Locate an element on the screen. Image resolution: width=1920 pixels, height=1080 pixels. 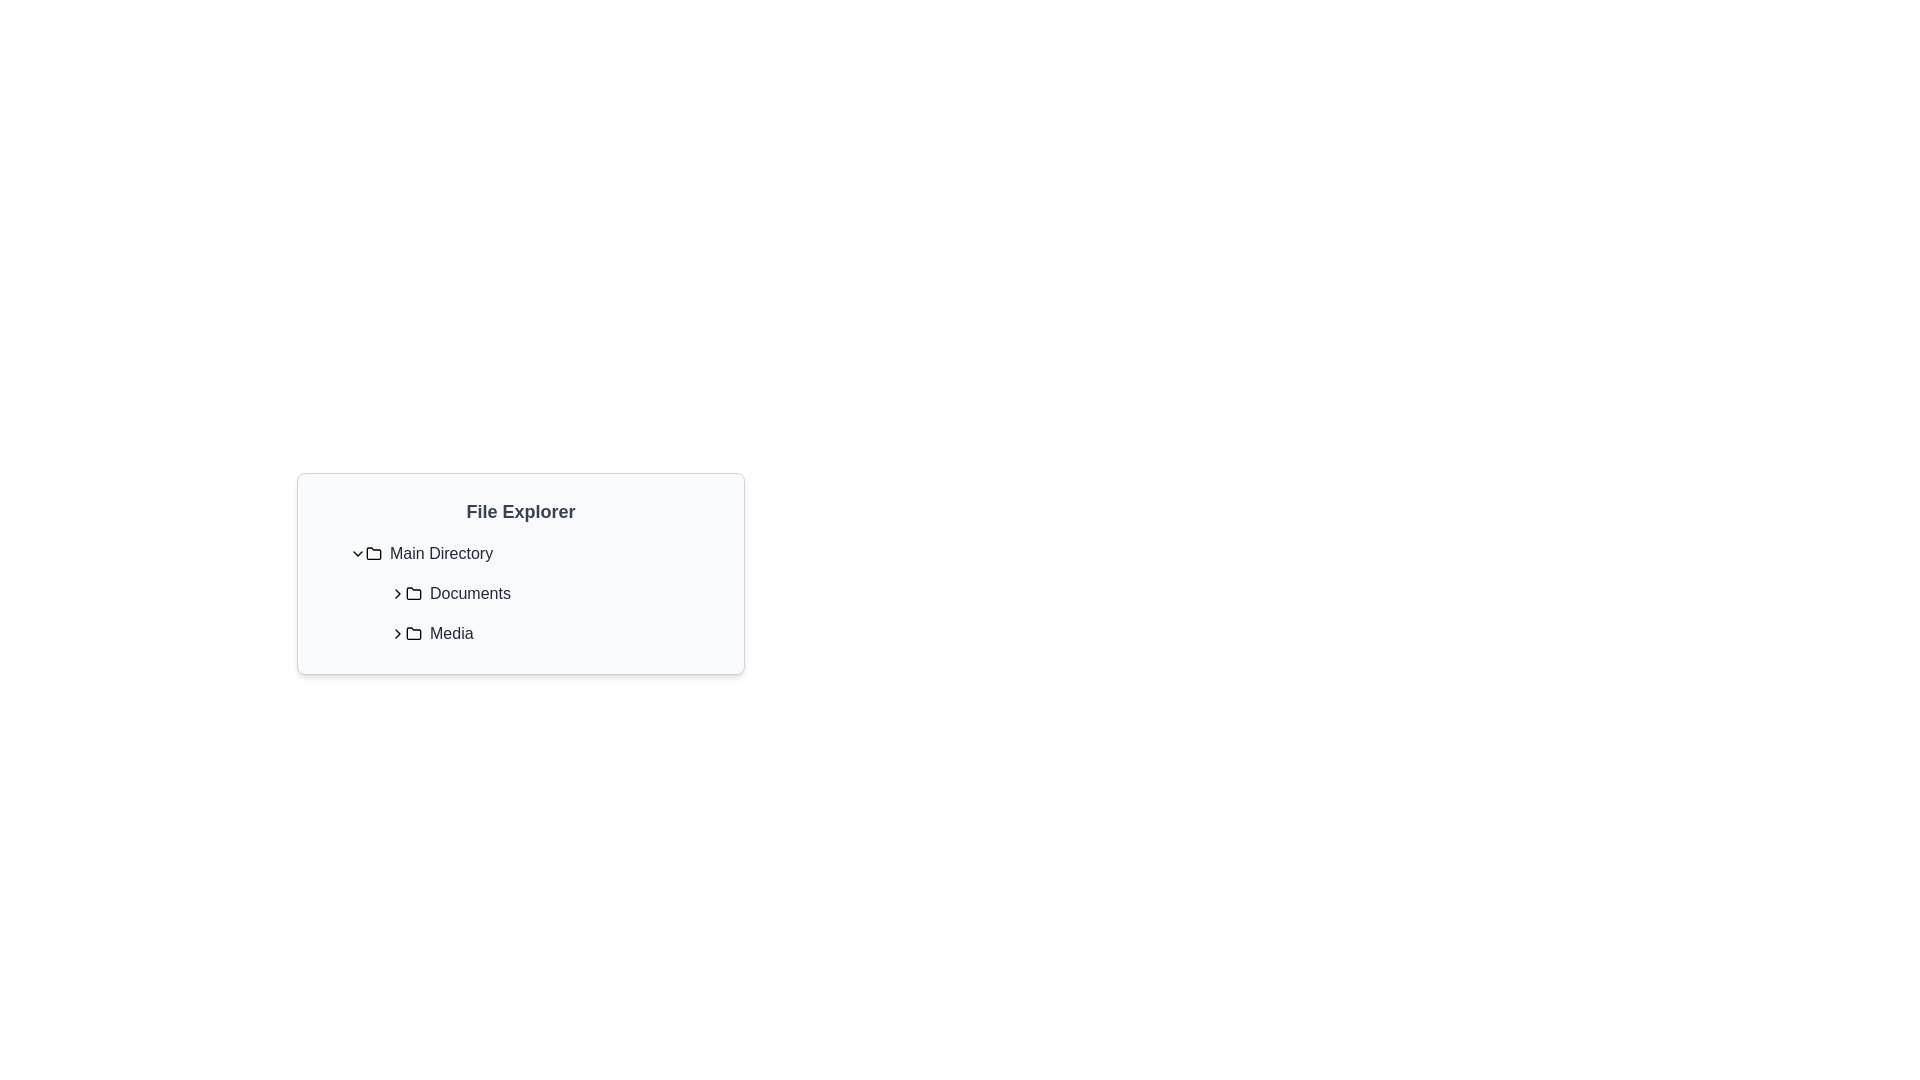
the folder icon that represents the 'Main Directory' in the file explorer interface, which is located to the left of the 'Main Directory' label is located at coordinates (374, 552).